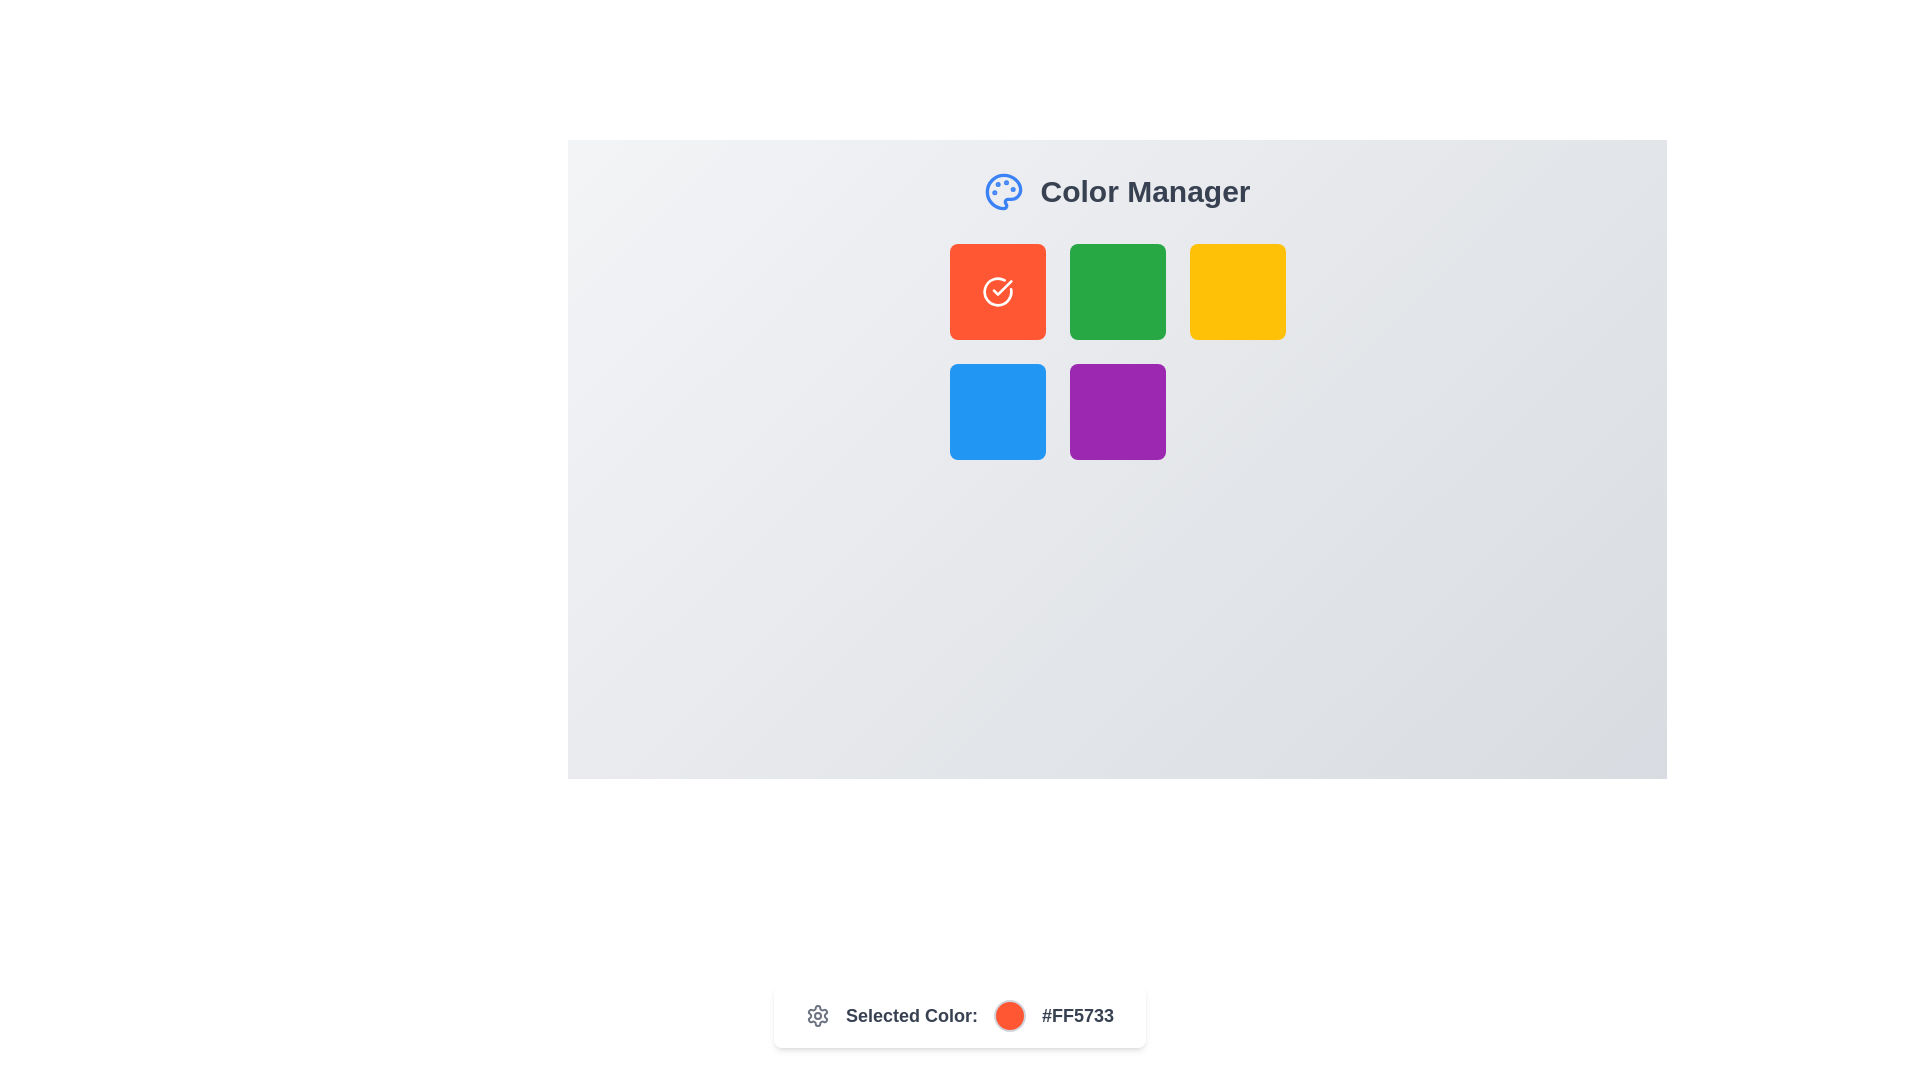 Image resolution: width=1920 pixels, height=1080 pixels. I want to click on the decorative palette icon located at the top of the interface, to the left of the 'Color Manager' label, which symbolizes the theme of the application, so click(1004, 192).